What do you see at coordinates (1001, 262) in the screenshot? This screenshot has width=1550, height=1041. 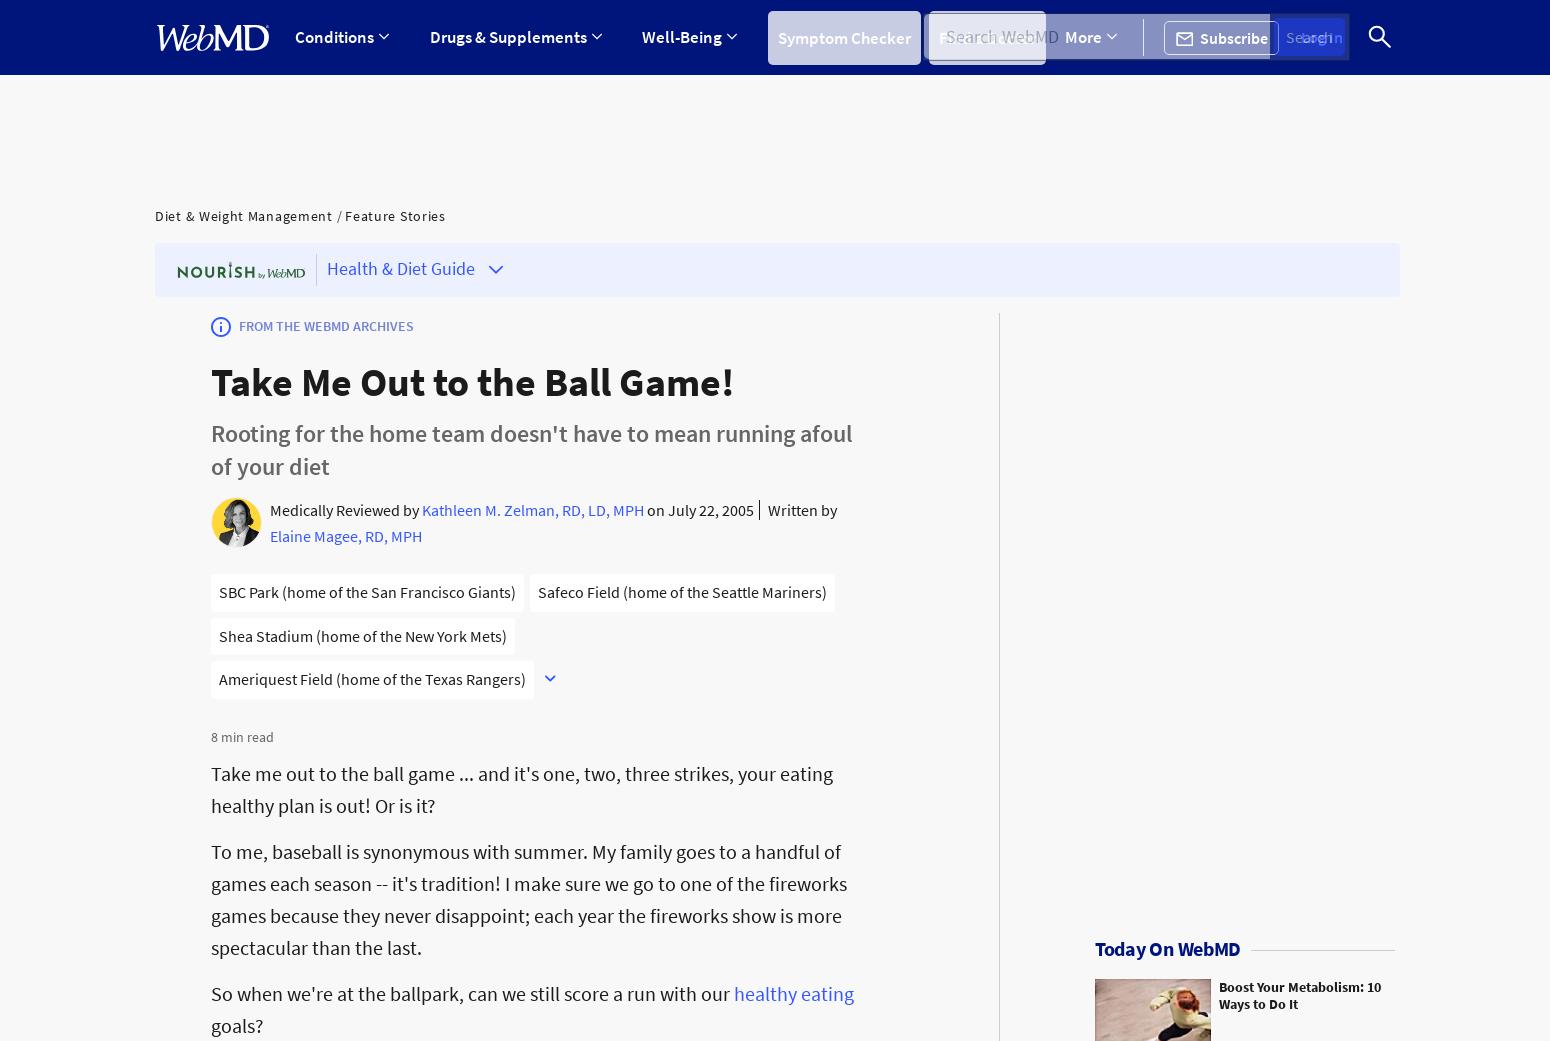 I see `'Skin Problems'` at bounding box center [1001, 262].